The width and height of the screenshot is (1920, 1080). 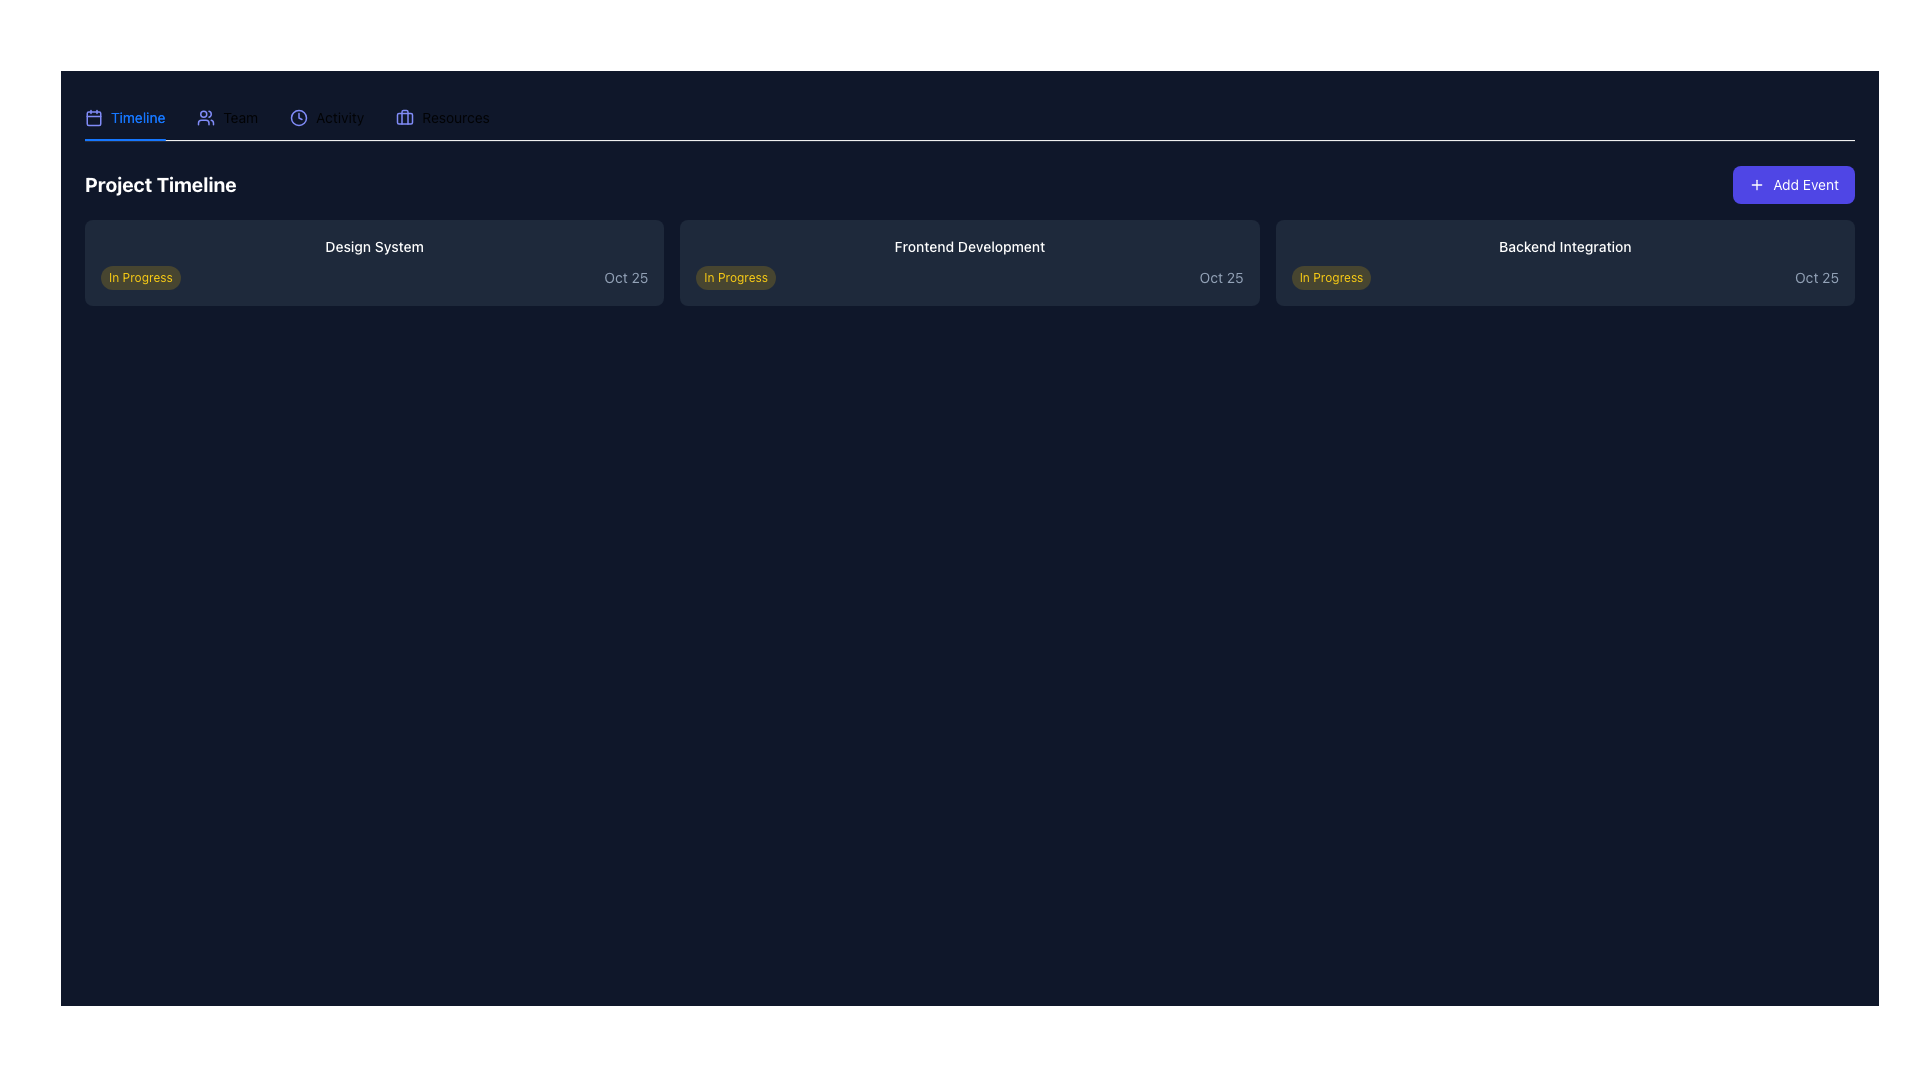 I want to click on text content of the text label displaying 'Design System' which is located at the center of the first card in a row of cards, so click(x=374, y=245).